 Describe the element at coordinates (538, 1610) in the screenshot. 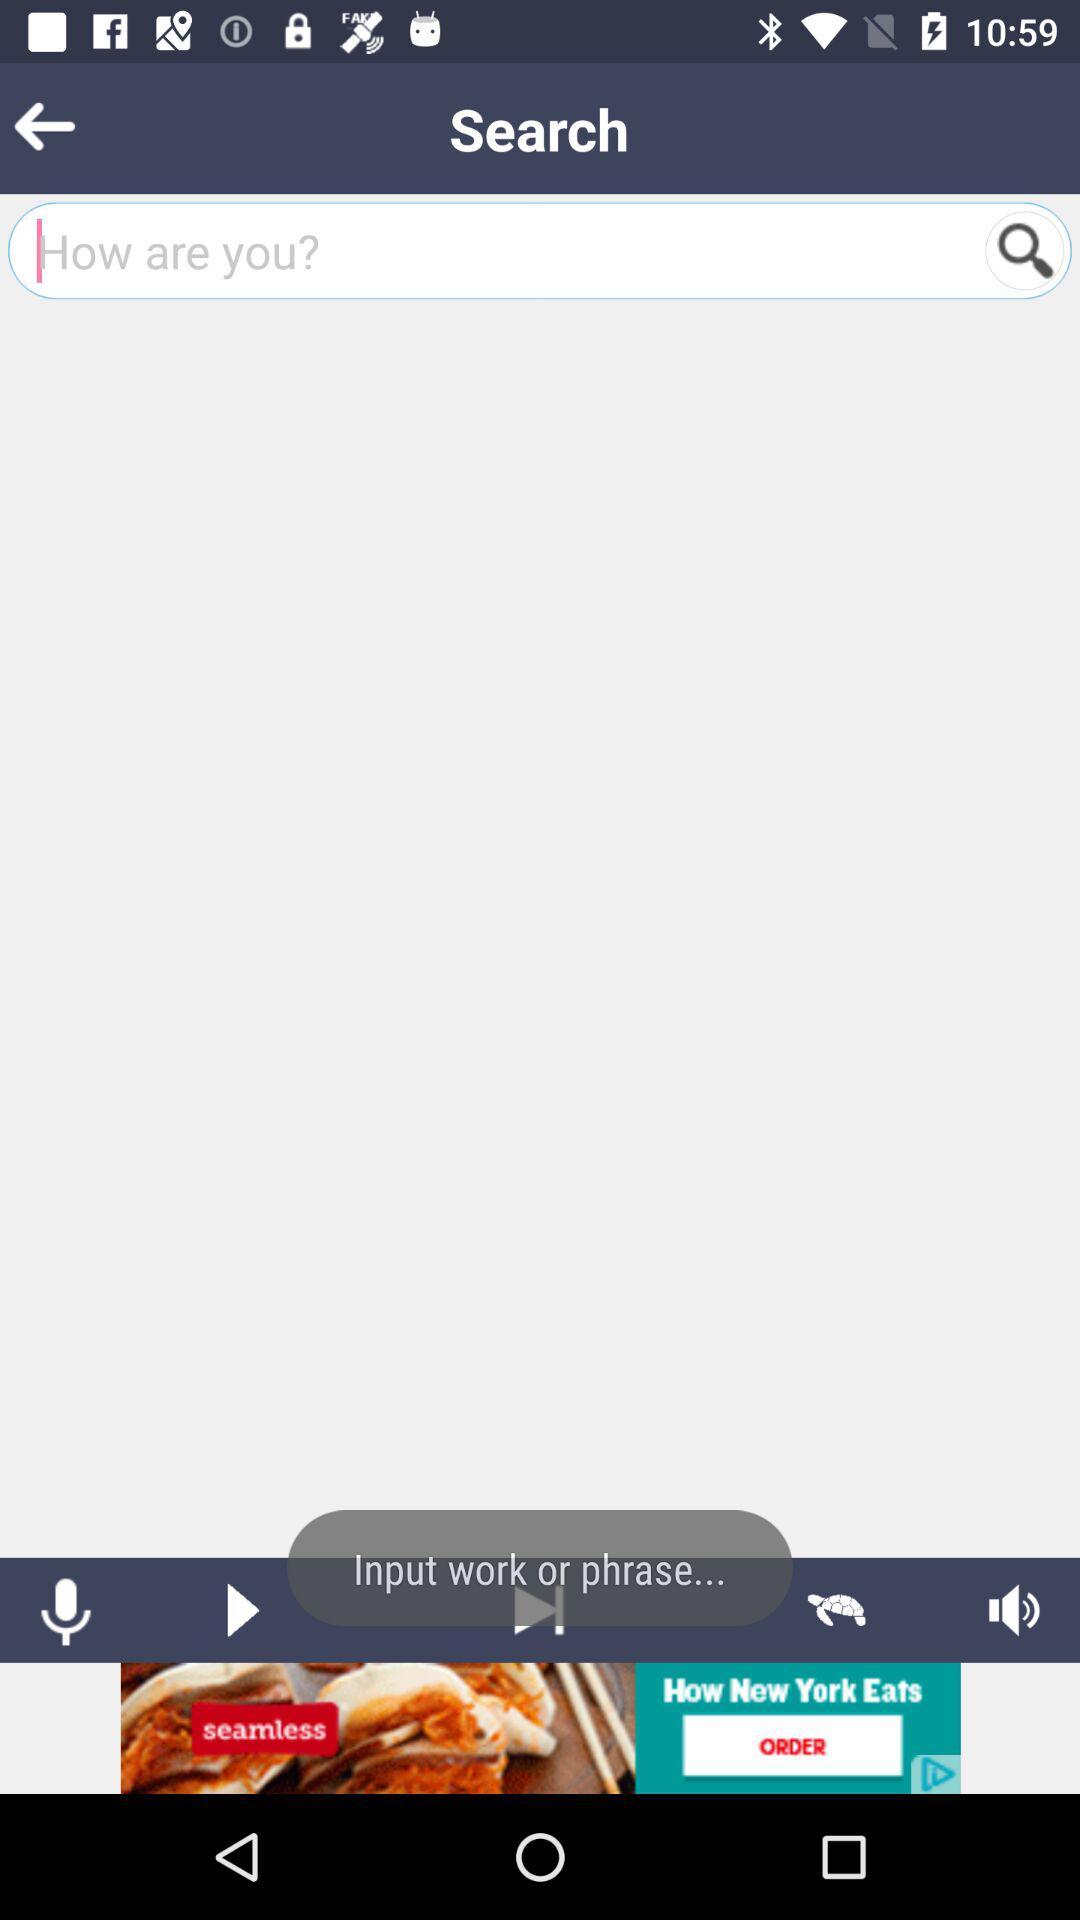

I see `the skip_next icon` at that location.